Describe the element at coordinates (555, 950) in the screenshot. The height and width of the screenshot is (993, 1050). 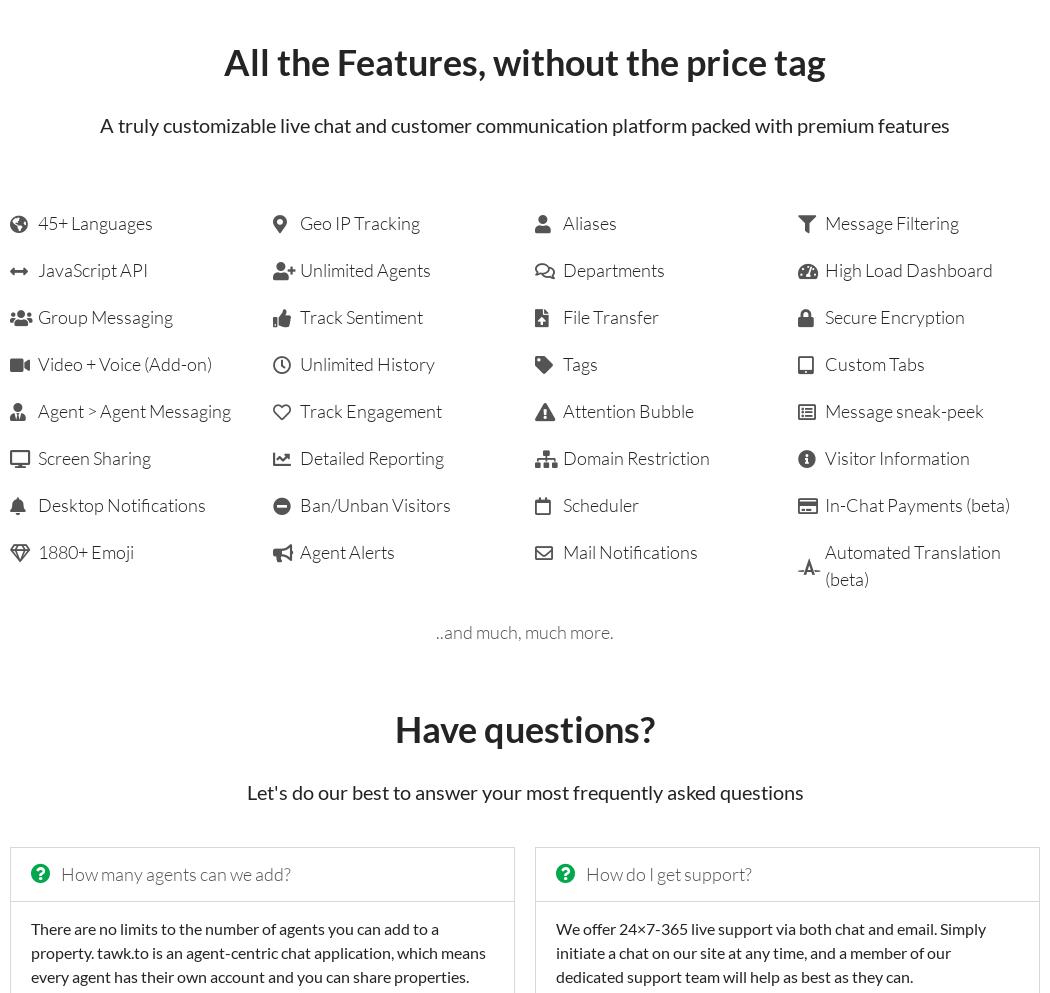
I see `'We offer 24×7-365 live support via both chat and email. Simply initiate a chat on our site at any time, and a member of our dedicated support team will help as best as they can.'` at that location.